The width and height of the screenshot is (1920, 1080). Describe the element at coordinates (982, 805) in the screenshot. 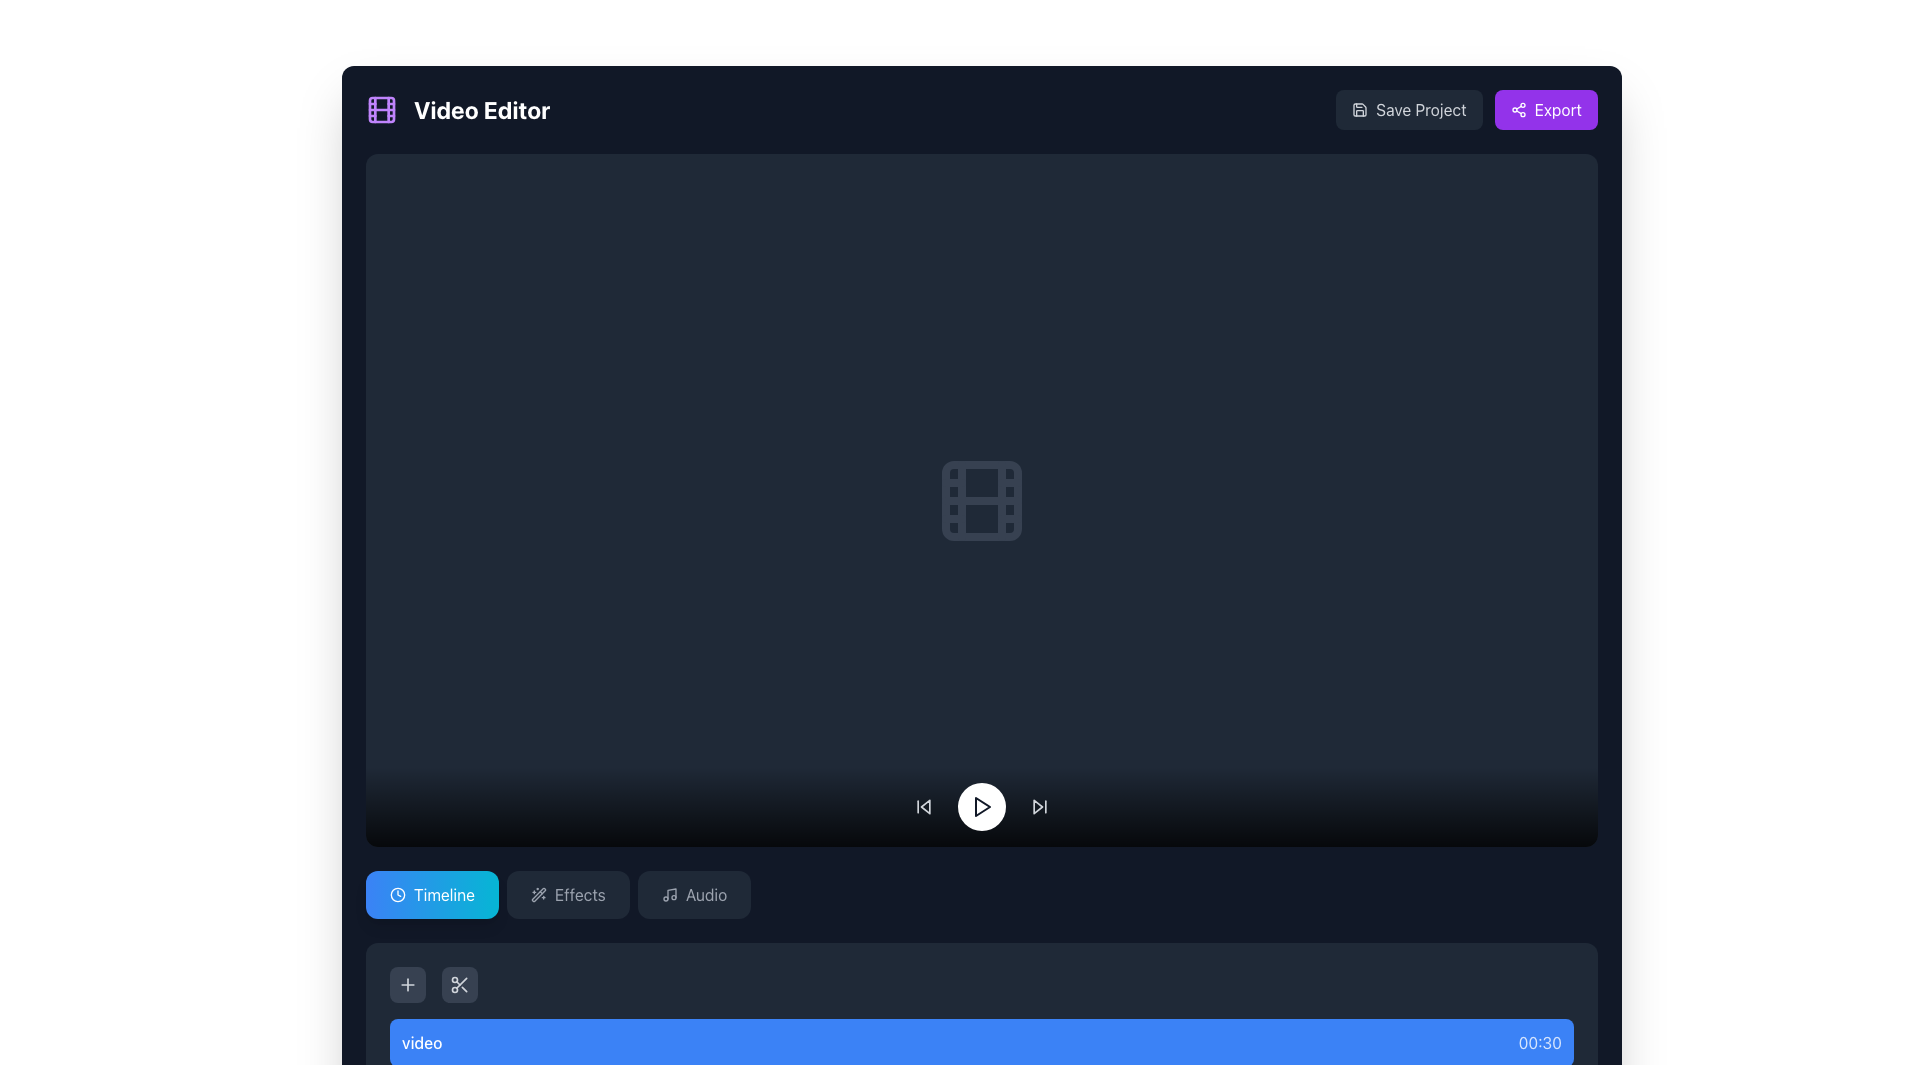

I see `the control bar with gradient background that provides playback options like play/pause, skip forward, and rewind functionalities` at that location.